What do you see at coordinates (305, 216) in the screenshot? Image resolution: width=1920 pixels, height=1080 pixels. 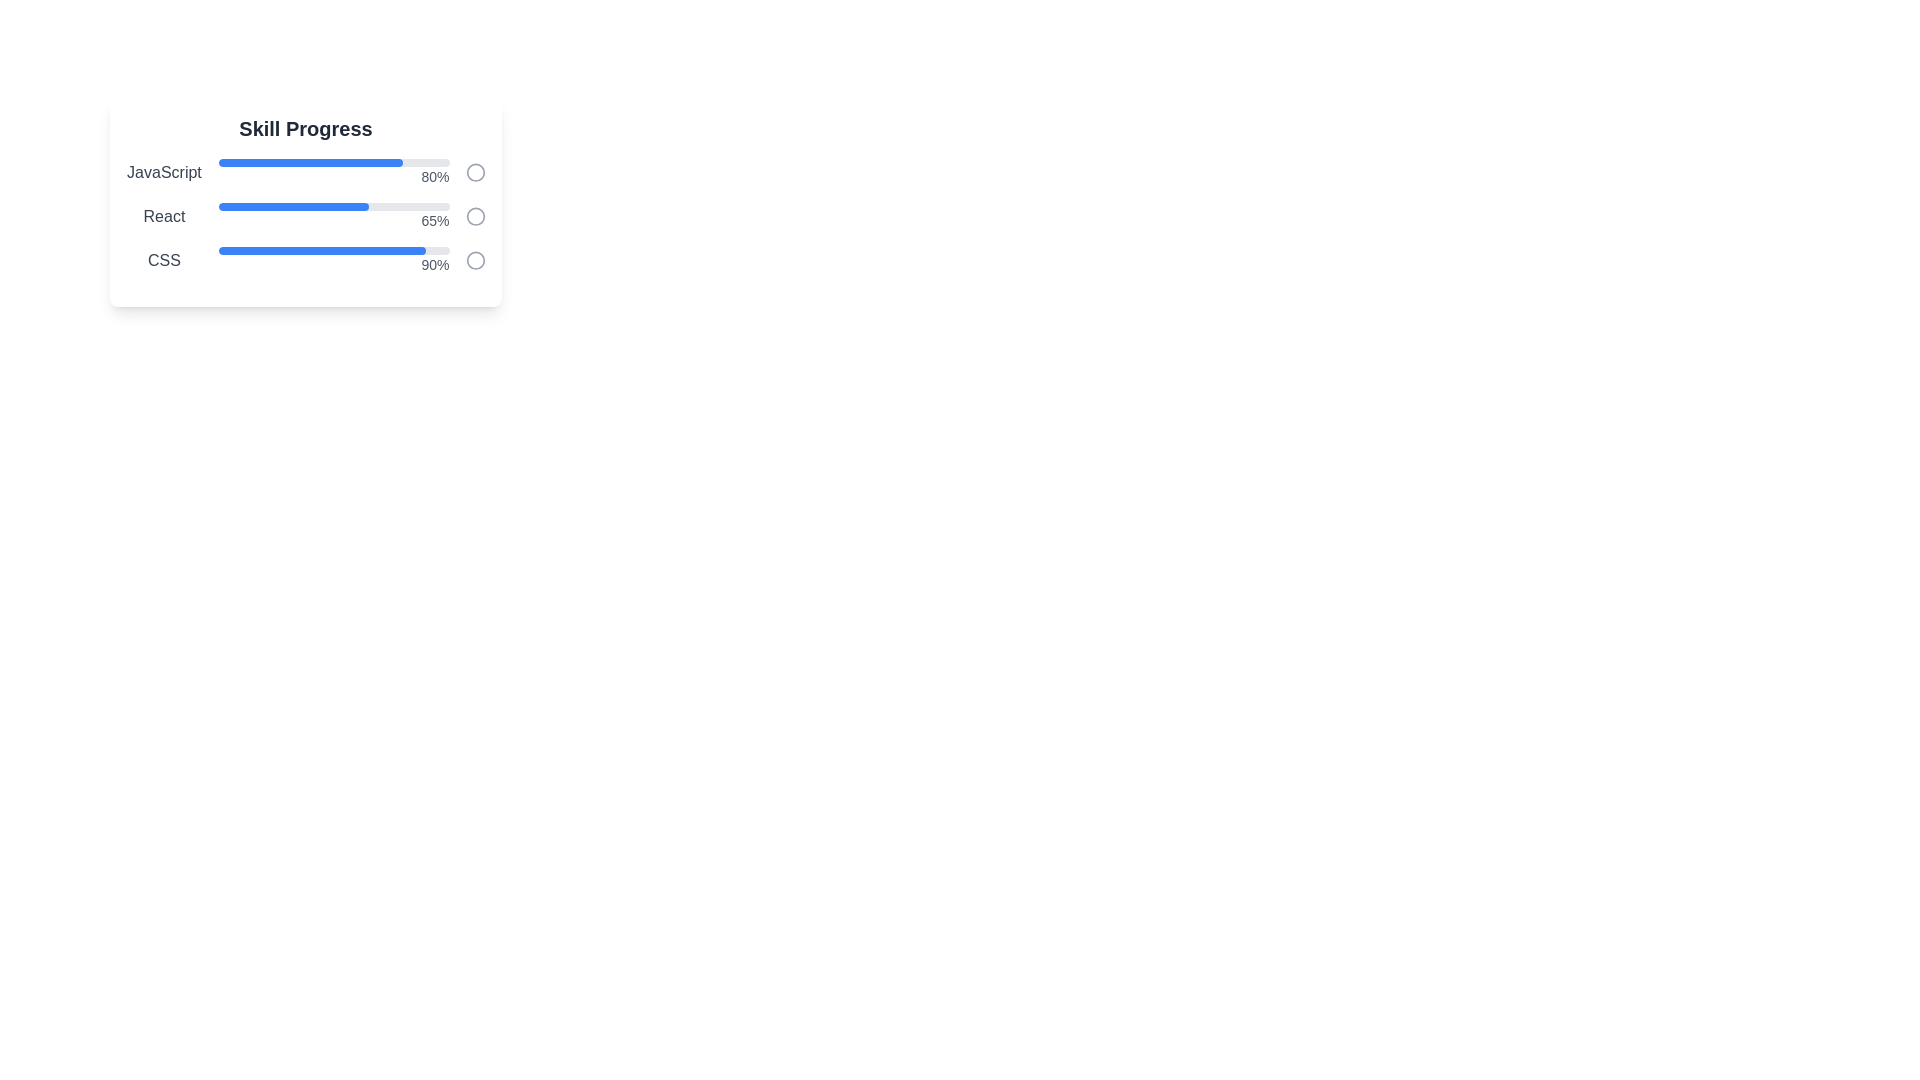 I see `the Progress bar representing the skill proficiency level for 'React' at 65%, which is the second progress bar in a vertical list of three under the 'Skill Progress' group` at bounding box center [305, 216].